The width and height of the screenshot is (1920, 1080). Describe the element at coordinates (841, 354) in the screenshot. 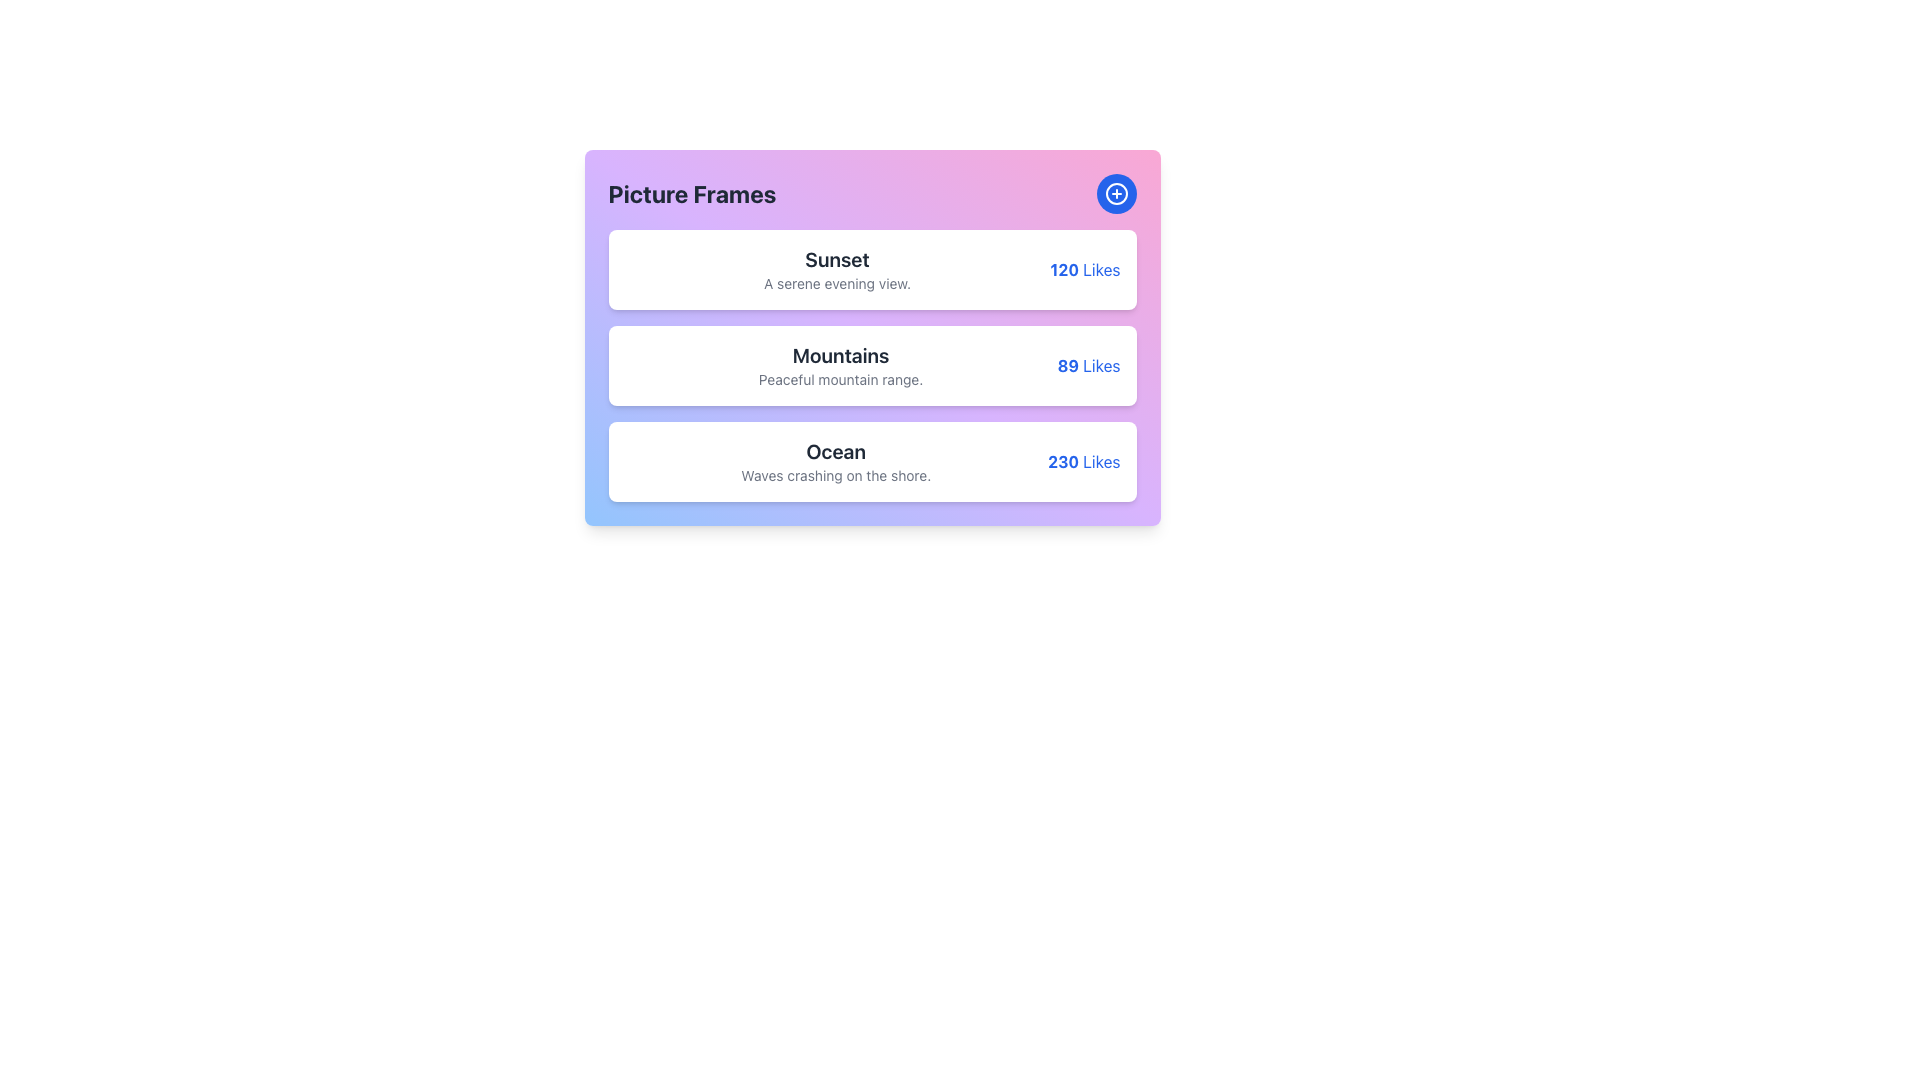

I see `the heading element that serves as the title for the picture frame description, positioned above the smaller gray text 'Peaceful mountain range.'` at that location.